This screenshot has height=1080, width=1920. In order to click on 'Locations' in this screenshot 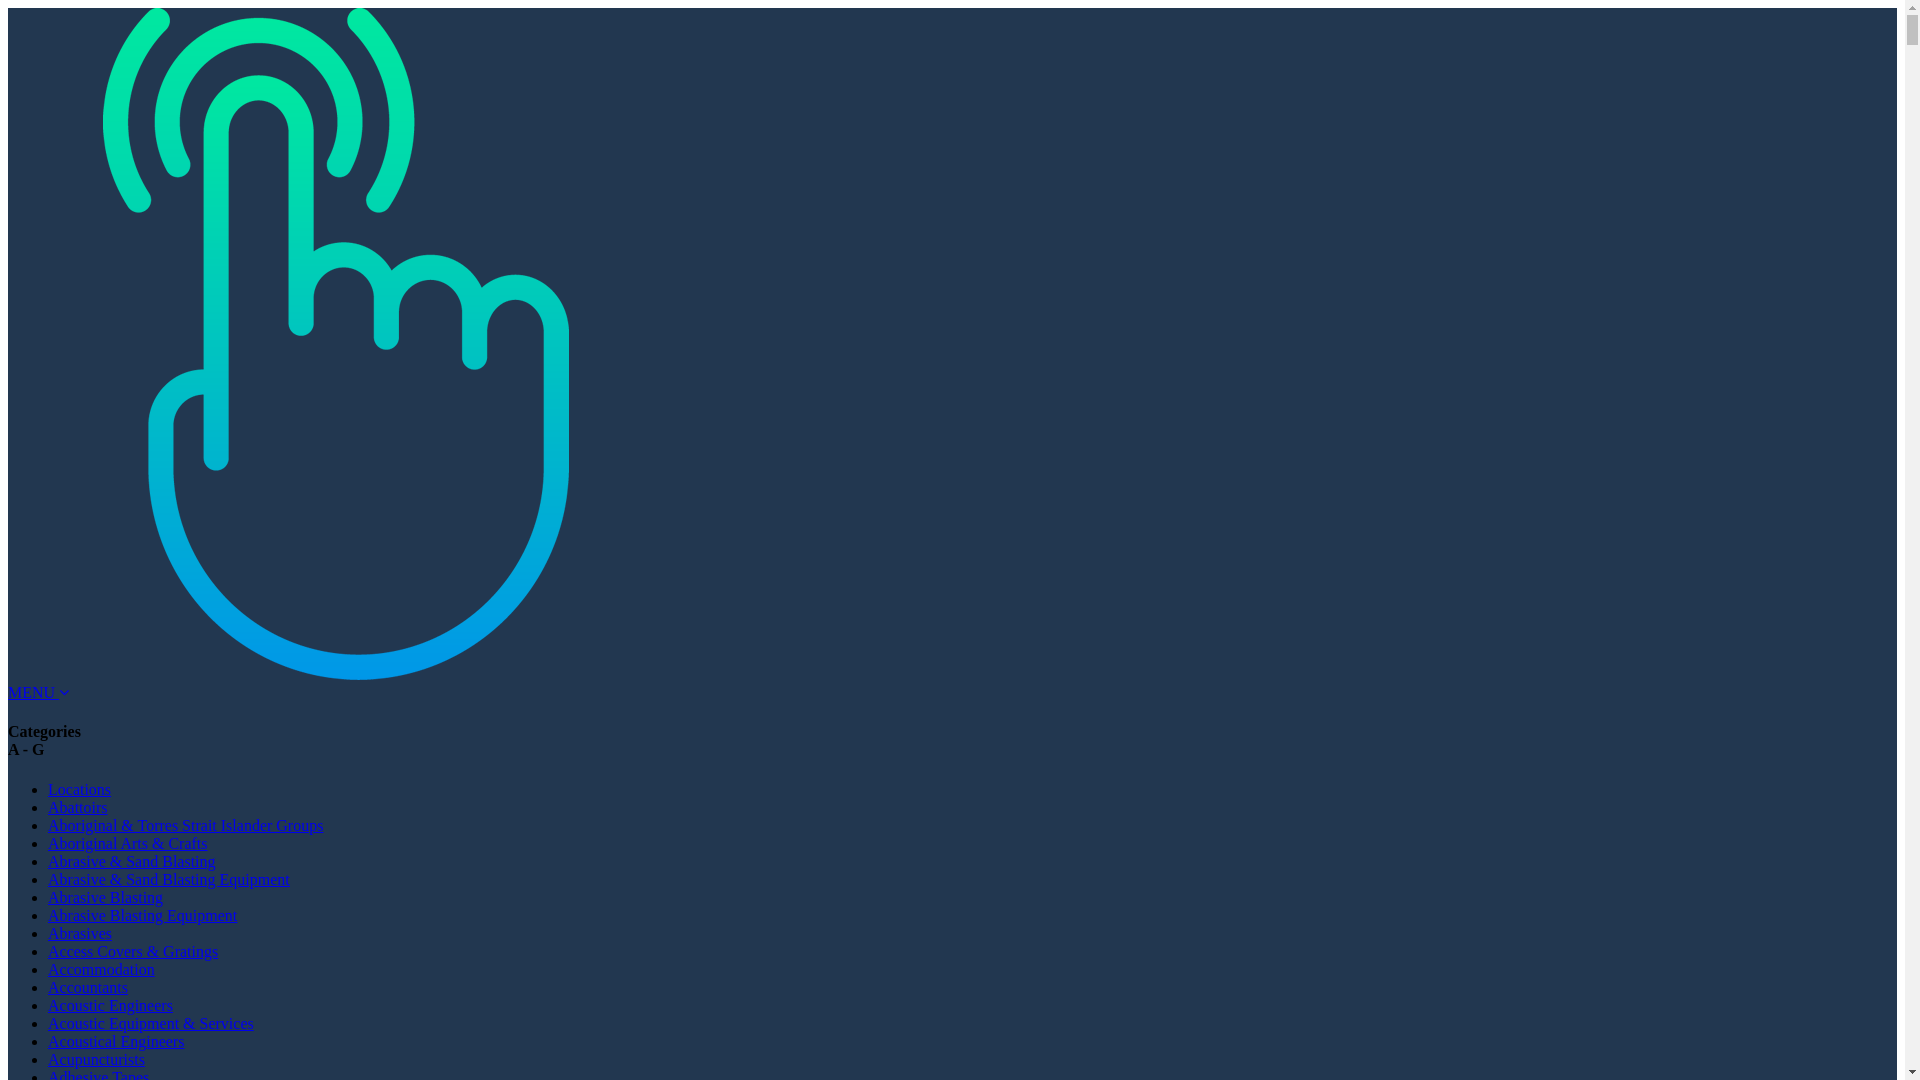, I will do `click(79, 788)`.